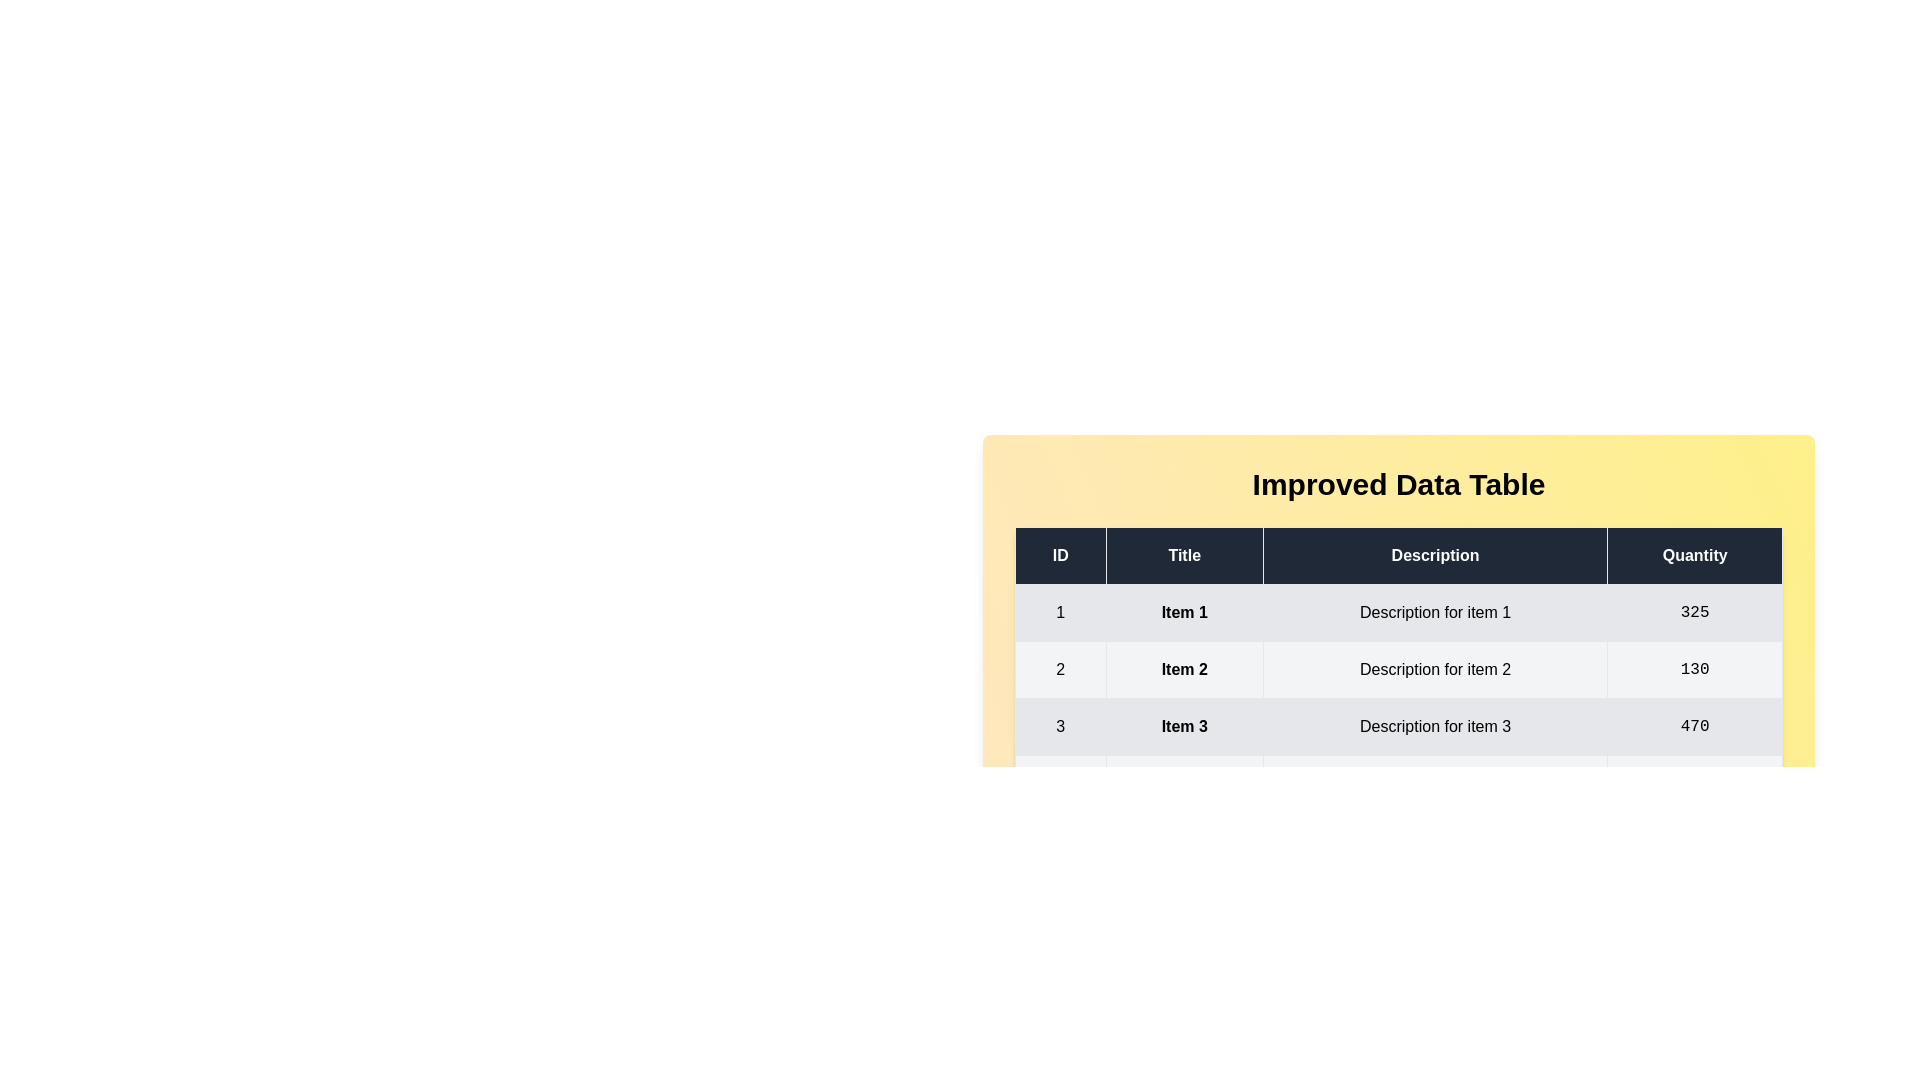  I want to click on the cell with content 470 to select its content, so click(1693, 726).